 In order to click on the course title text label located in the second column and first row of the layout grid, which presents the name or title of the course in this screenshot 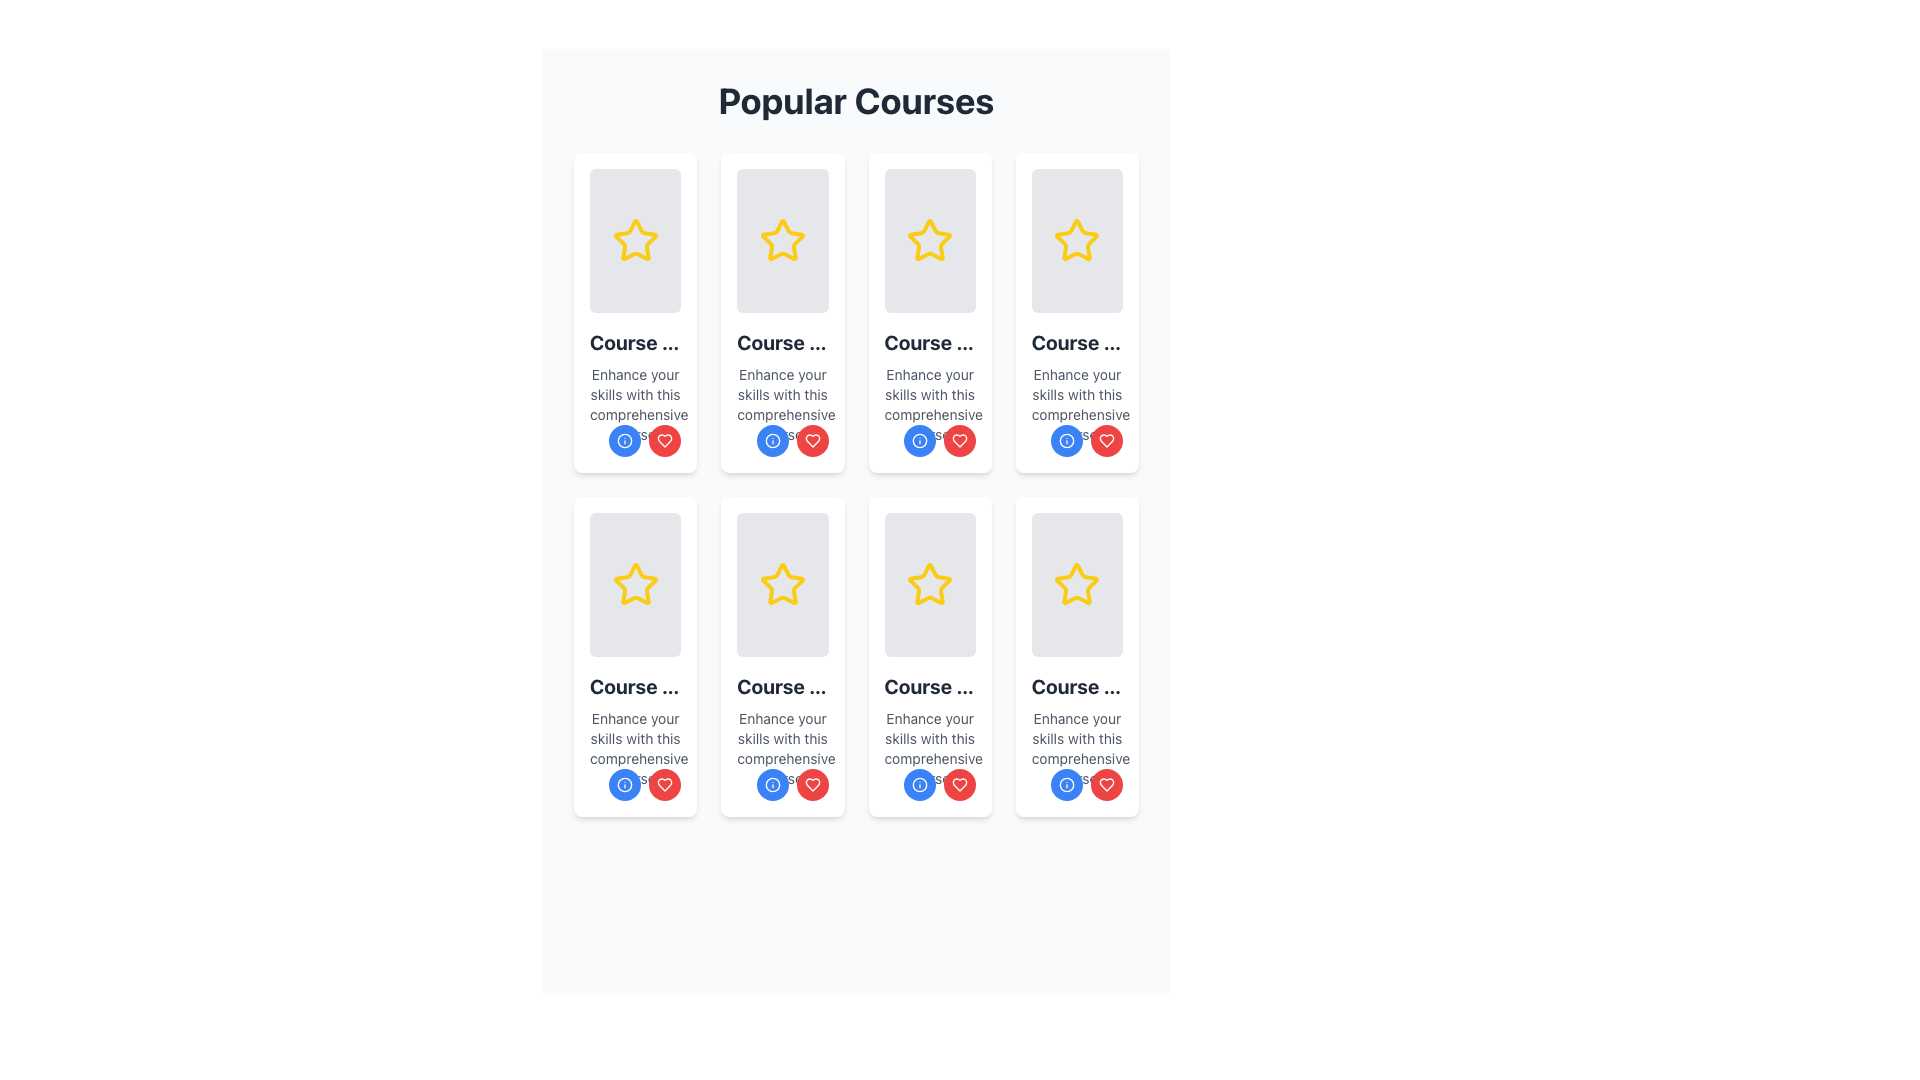, I will do `click(781, 342)`.